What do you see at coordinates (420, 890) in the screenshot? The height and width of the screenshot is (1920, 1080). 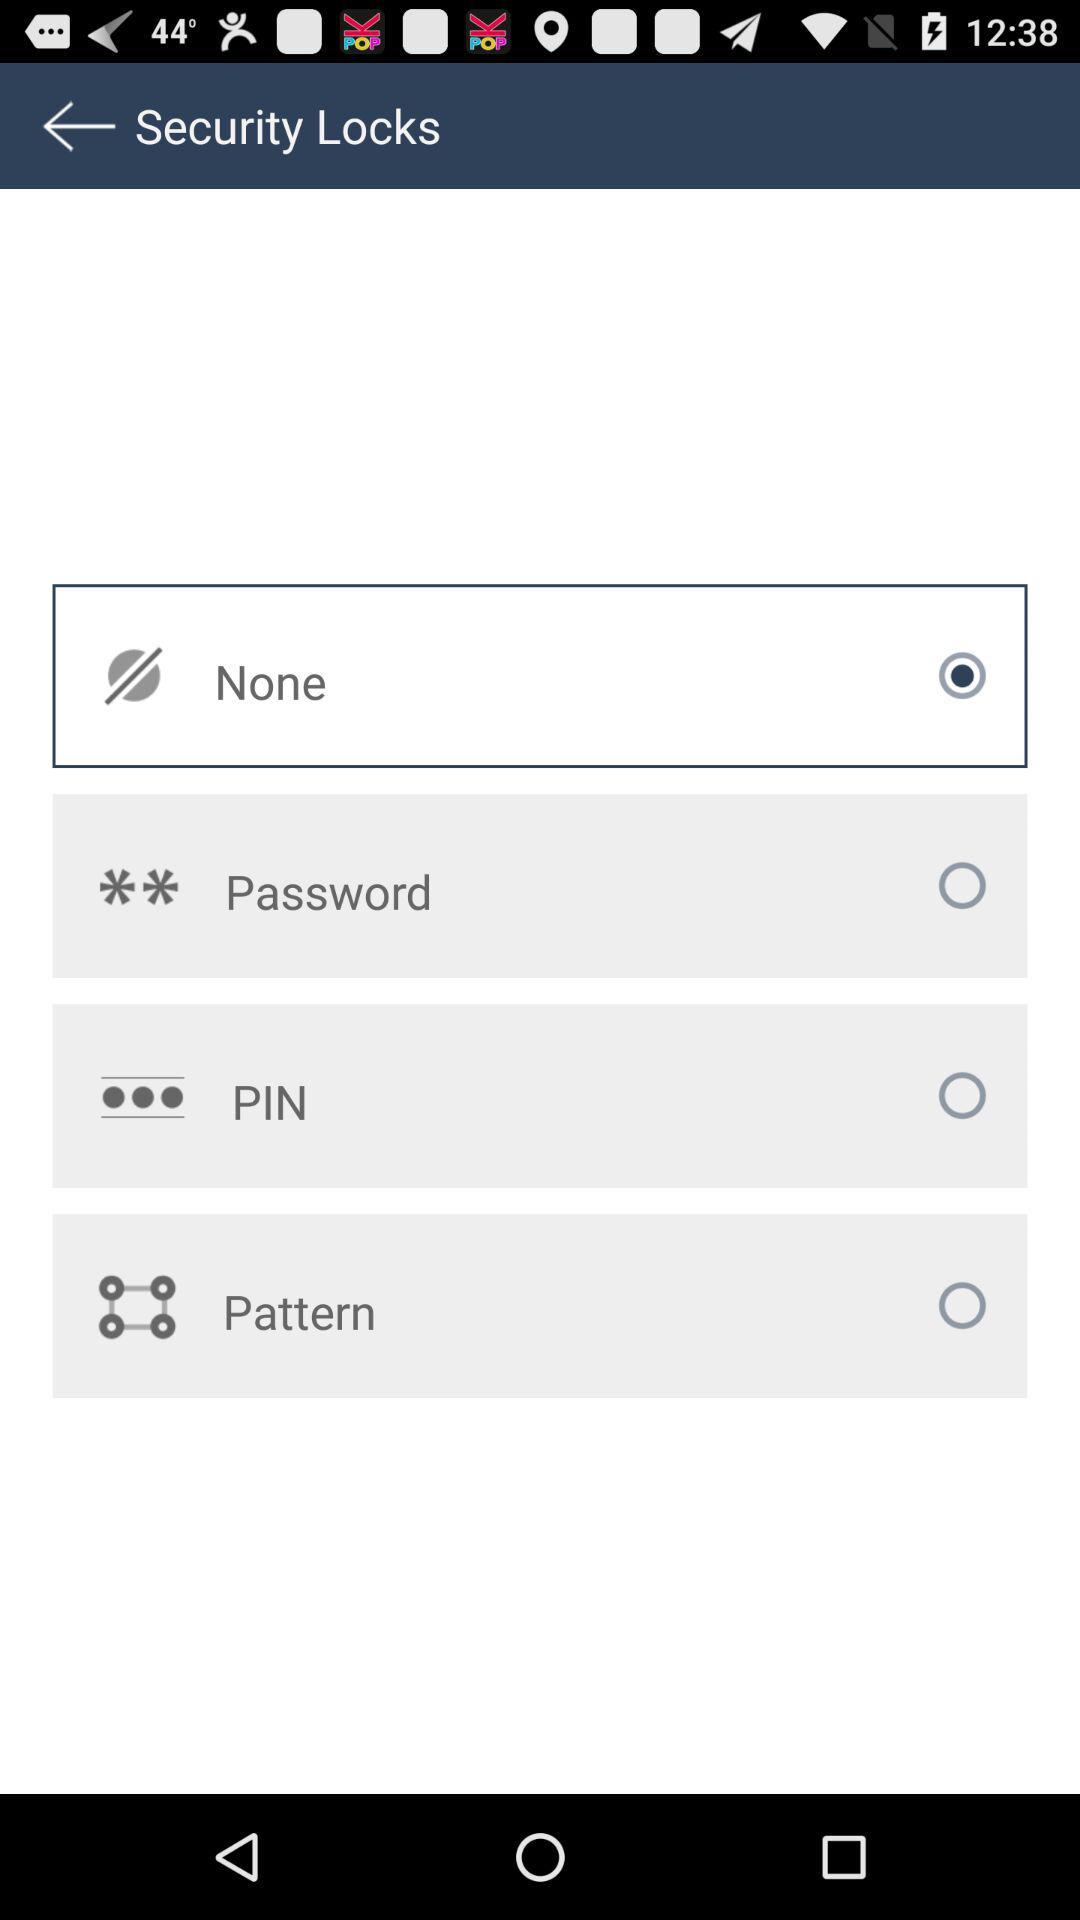 I see `the password app` at bounding box center [420, 890].